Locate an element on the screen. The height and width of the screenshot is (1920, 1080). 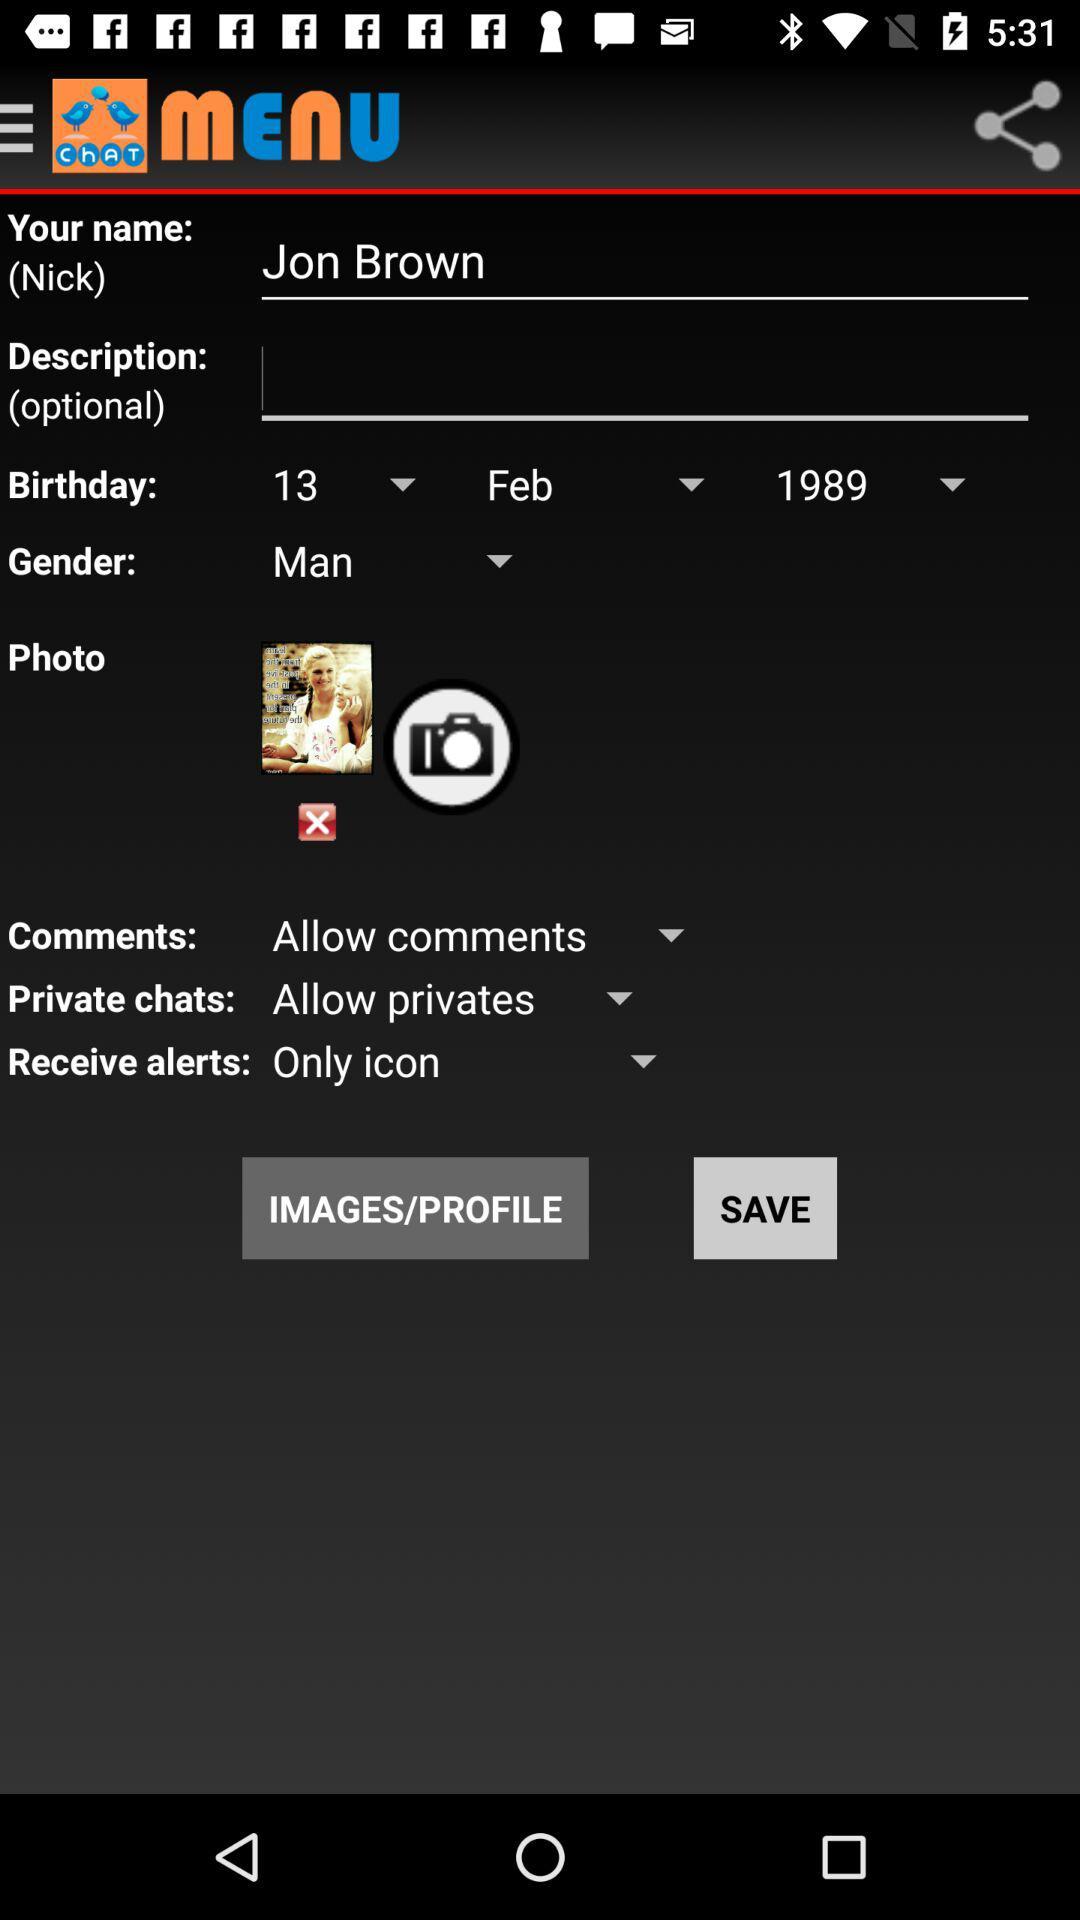
the menu icon is located at coordinates (26, 124).